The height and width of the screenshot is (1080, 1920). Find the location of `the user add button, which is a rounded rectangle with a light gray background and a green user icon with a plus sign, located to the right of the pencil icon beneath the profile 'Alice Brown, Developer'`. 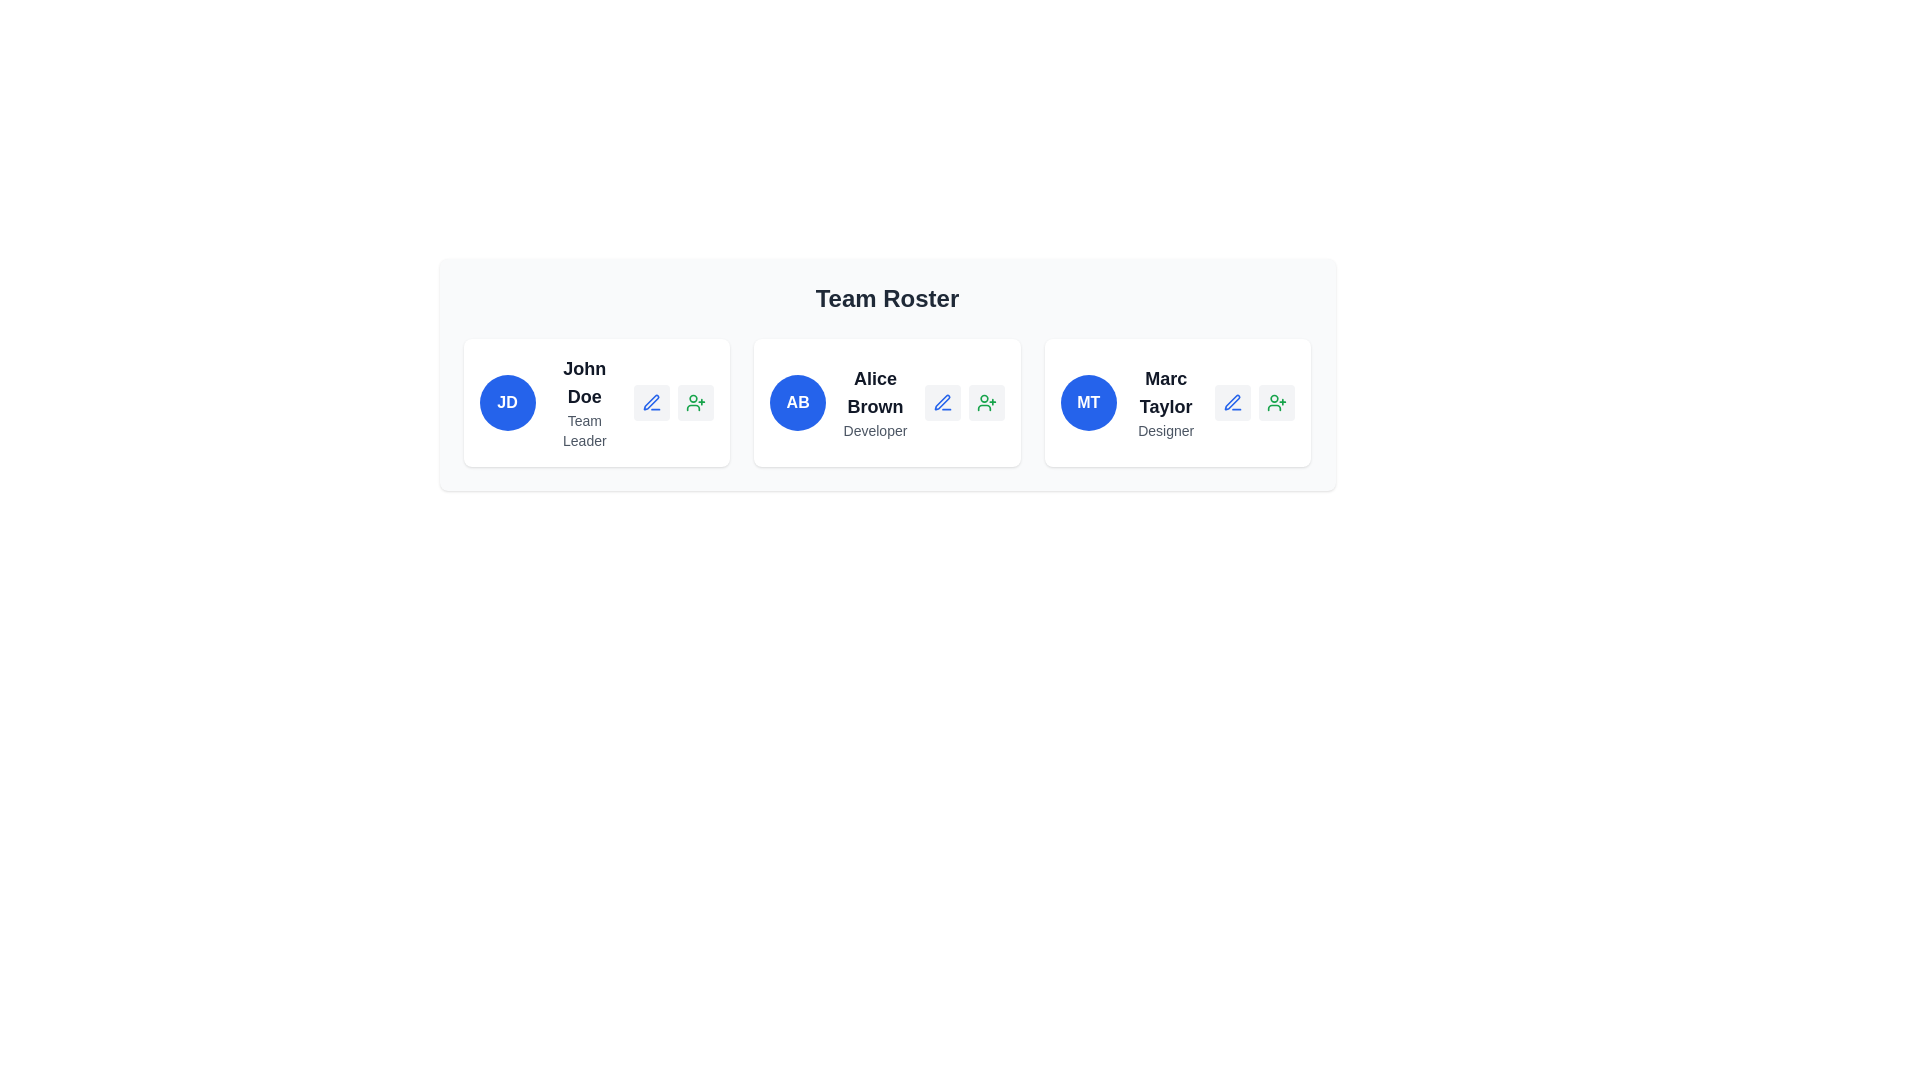

the user add button, which is a rounded rectangle with a light gray background and a green user icon with a plus sign, located to the right of the pencil icon beneath the profile 'Alice Brown, Developer' is located at coordinates (986, 402).